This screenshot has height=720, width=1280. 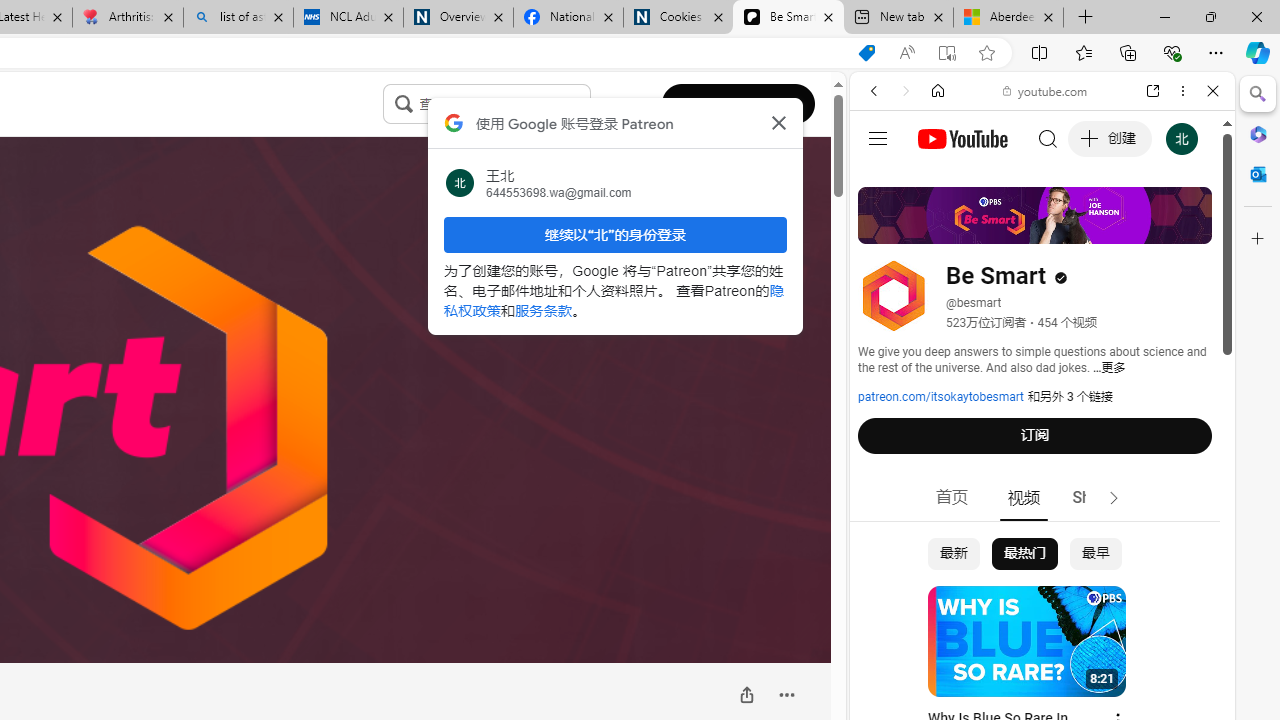 What do you see at coordinates (1045, 91) in the screenshot?
I see `'youtube.com'` at bounding box center [1045, 91].